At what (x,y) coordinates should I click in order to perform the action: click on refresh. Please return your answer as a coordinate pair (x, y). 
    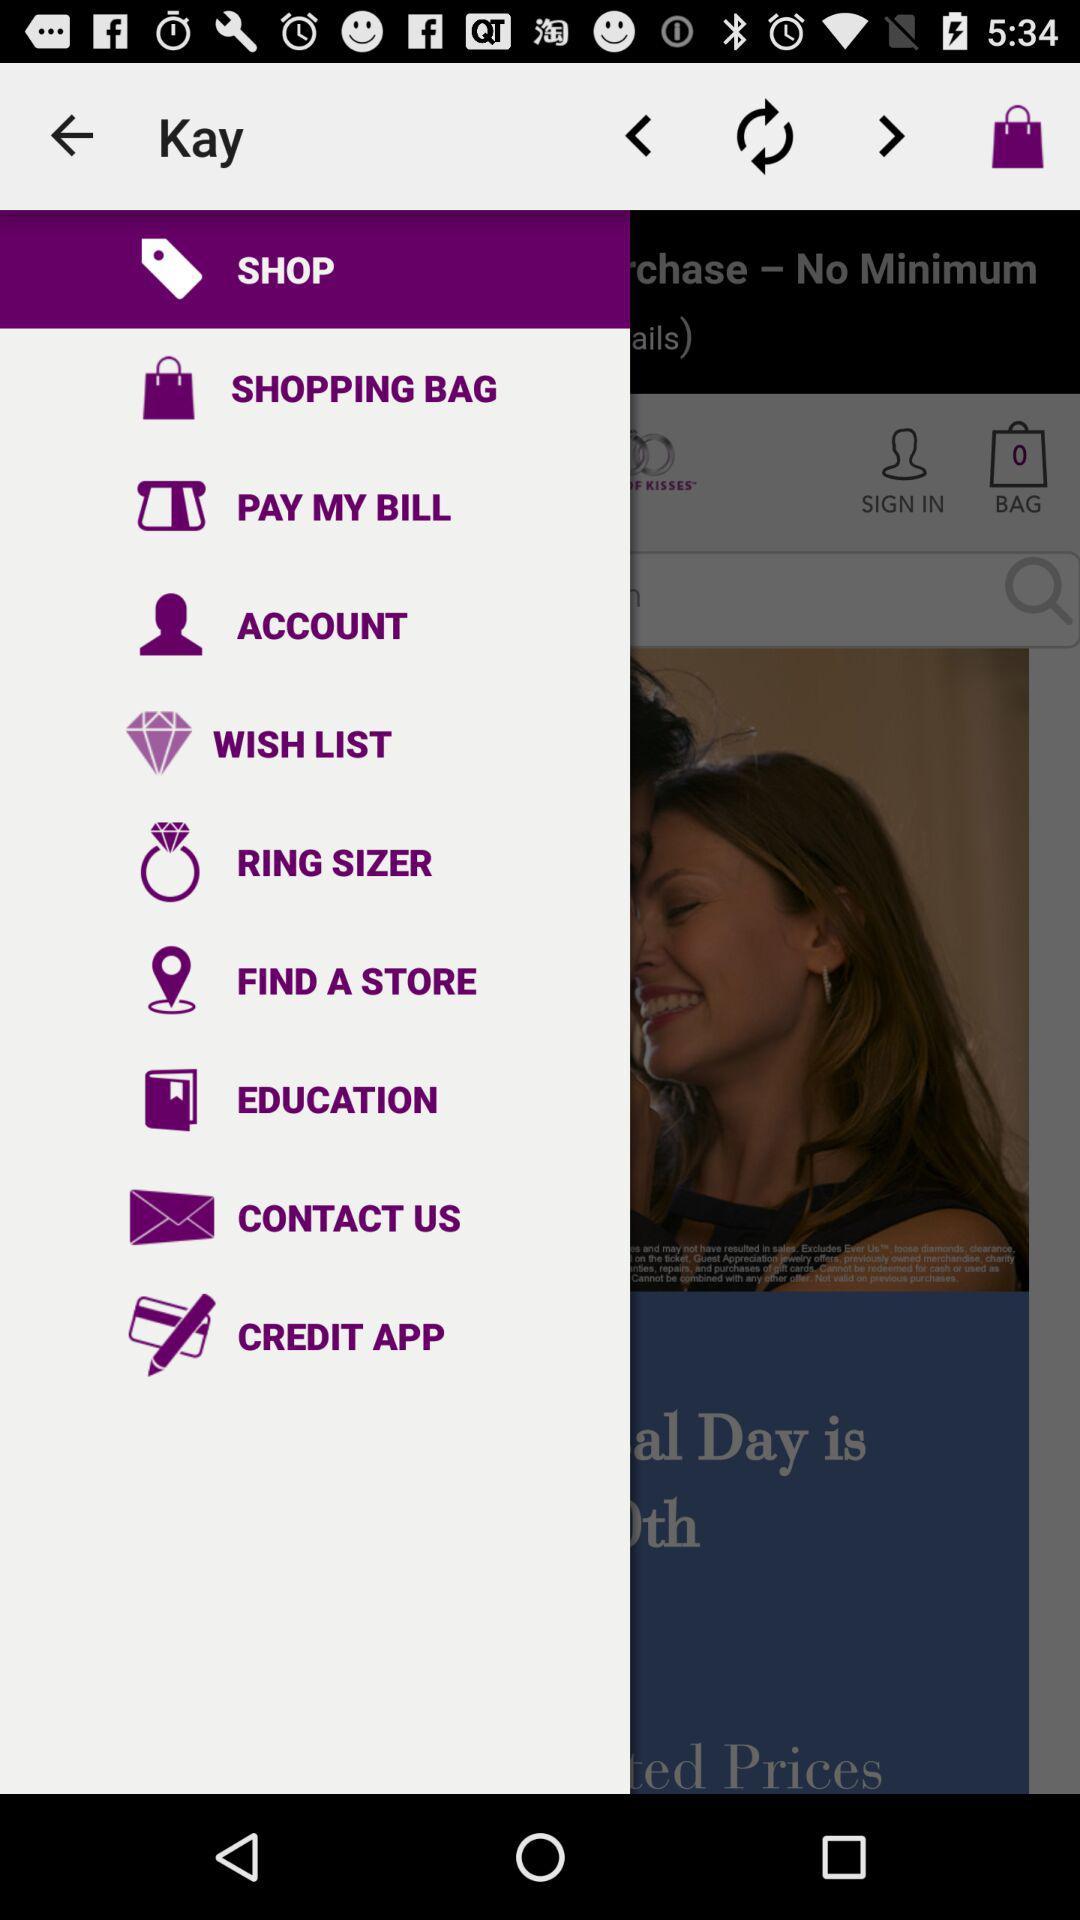
    Looking at the image, I should click on (764, 135).